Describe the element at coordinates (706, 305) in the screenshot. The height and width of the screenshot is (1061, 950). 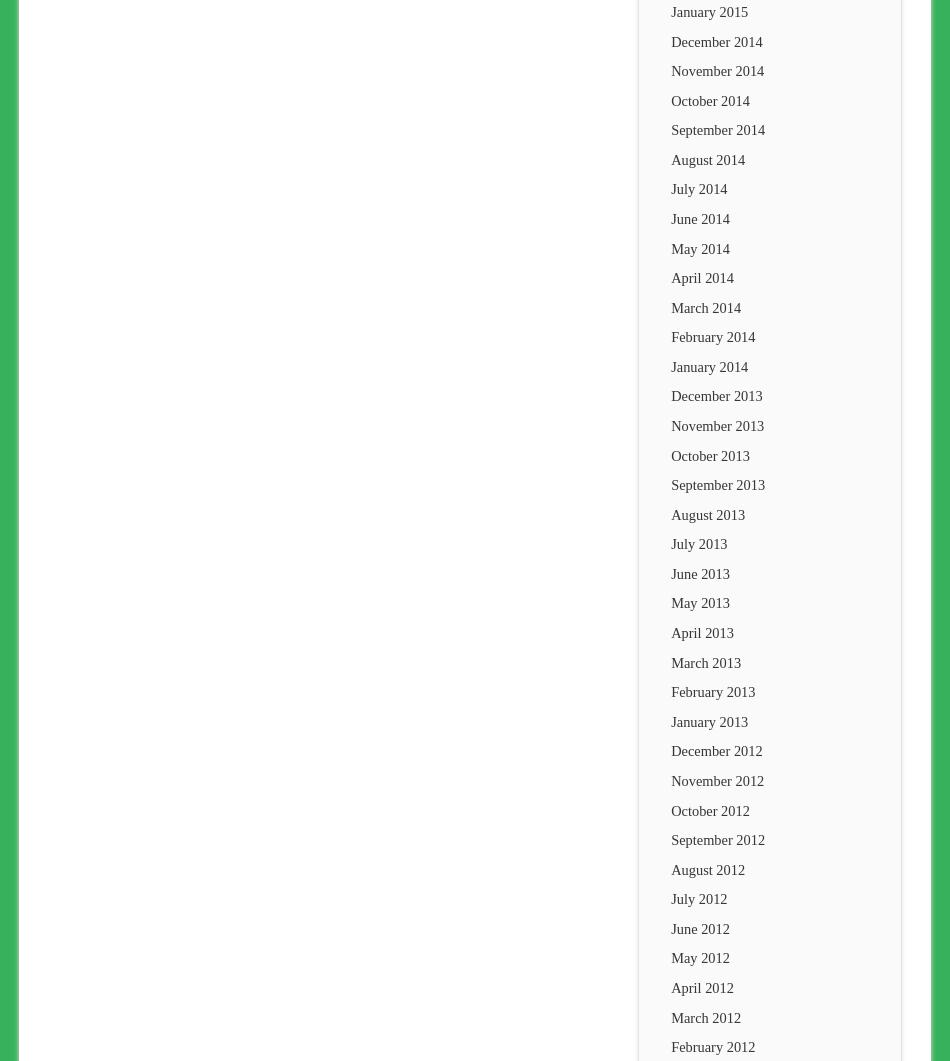
I see `'March 2014'` at that location.